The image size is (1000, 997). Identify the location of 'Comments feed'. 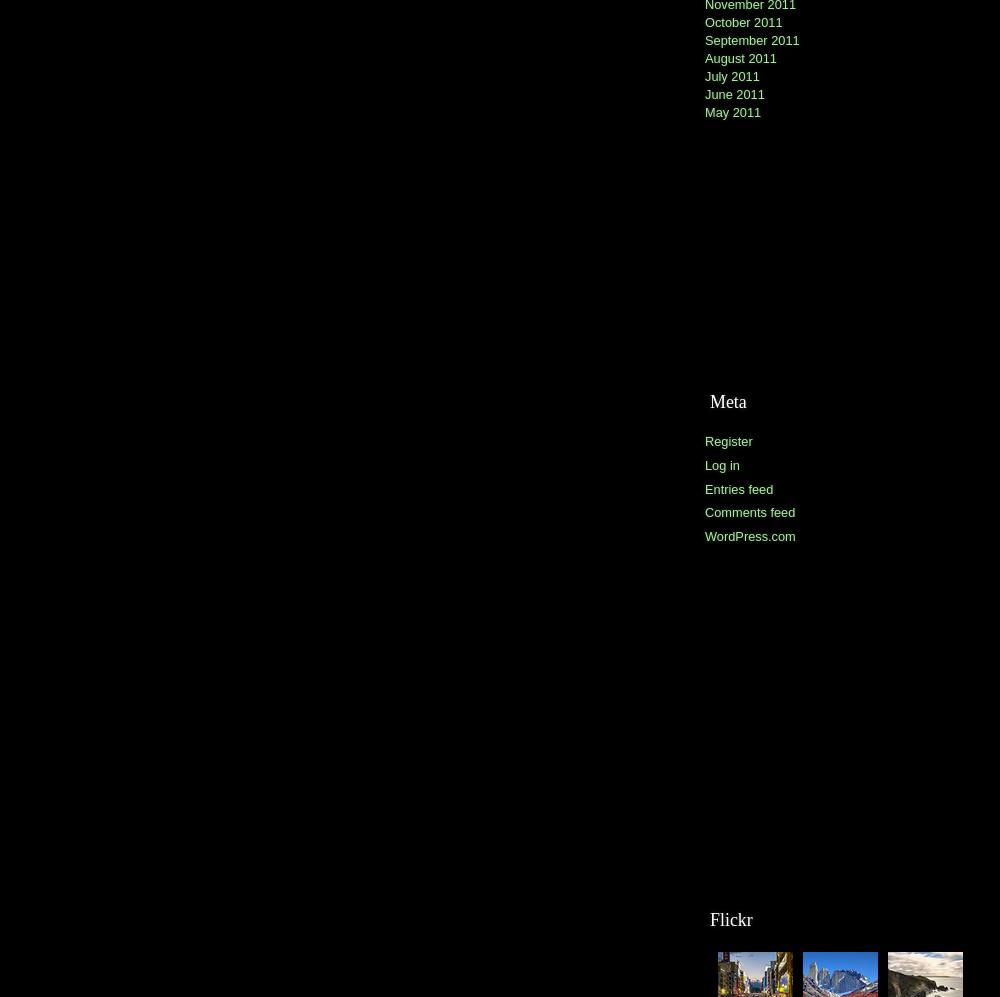
(750, 511).